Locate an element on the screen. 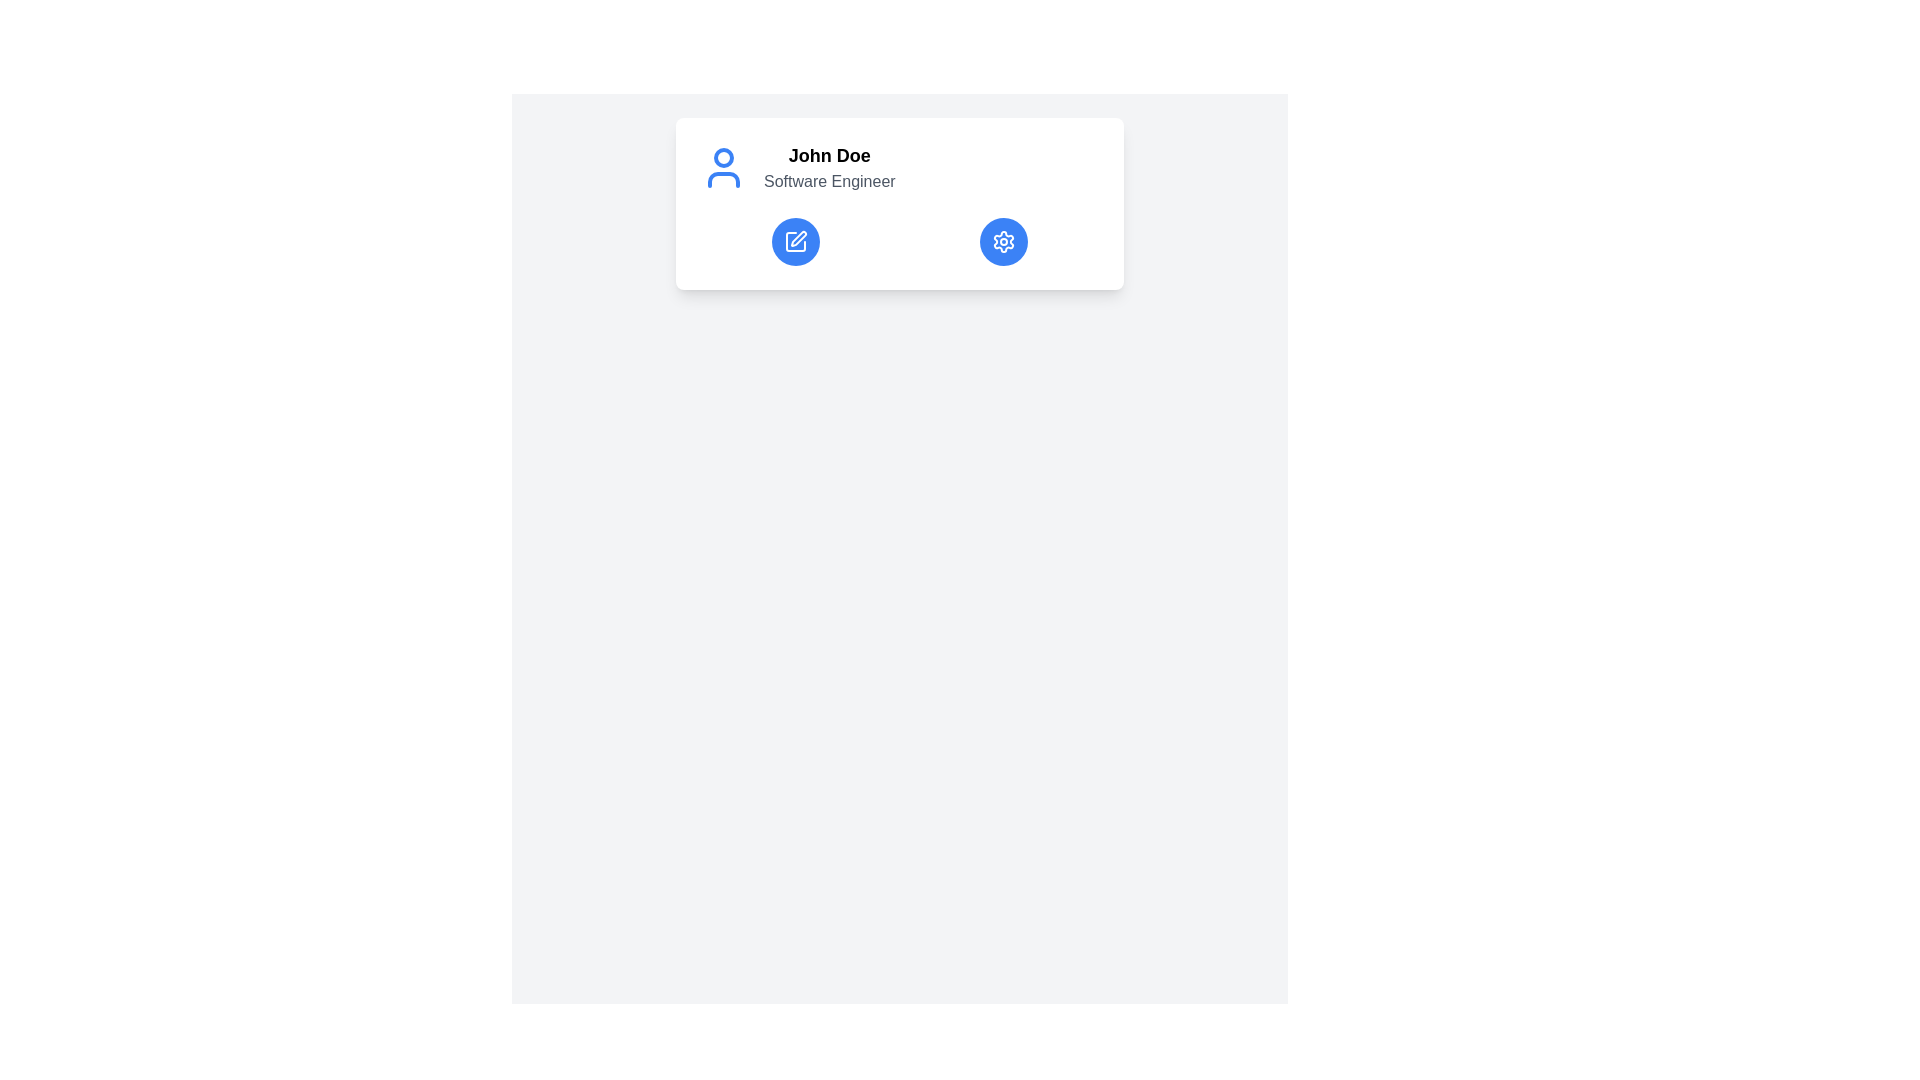 The height and width of the screenshot is (1080, 1920). the edit button located in the second row of the grid, directly below the user details section is located at coordinates (795, 241).